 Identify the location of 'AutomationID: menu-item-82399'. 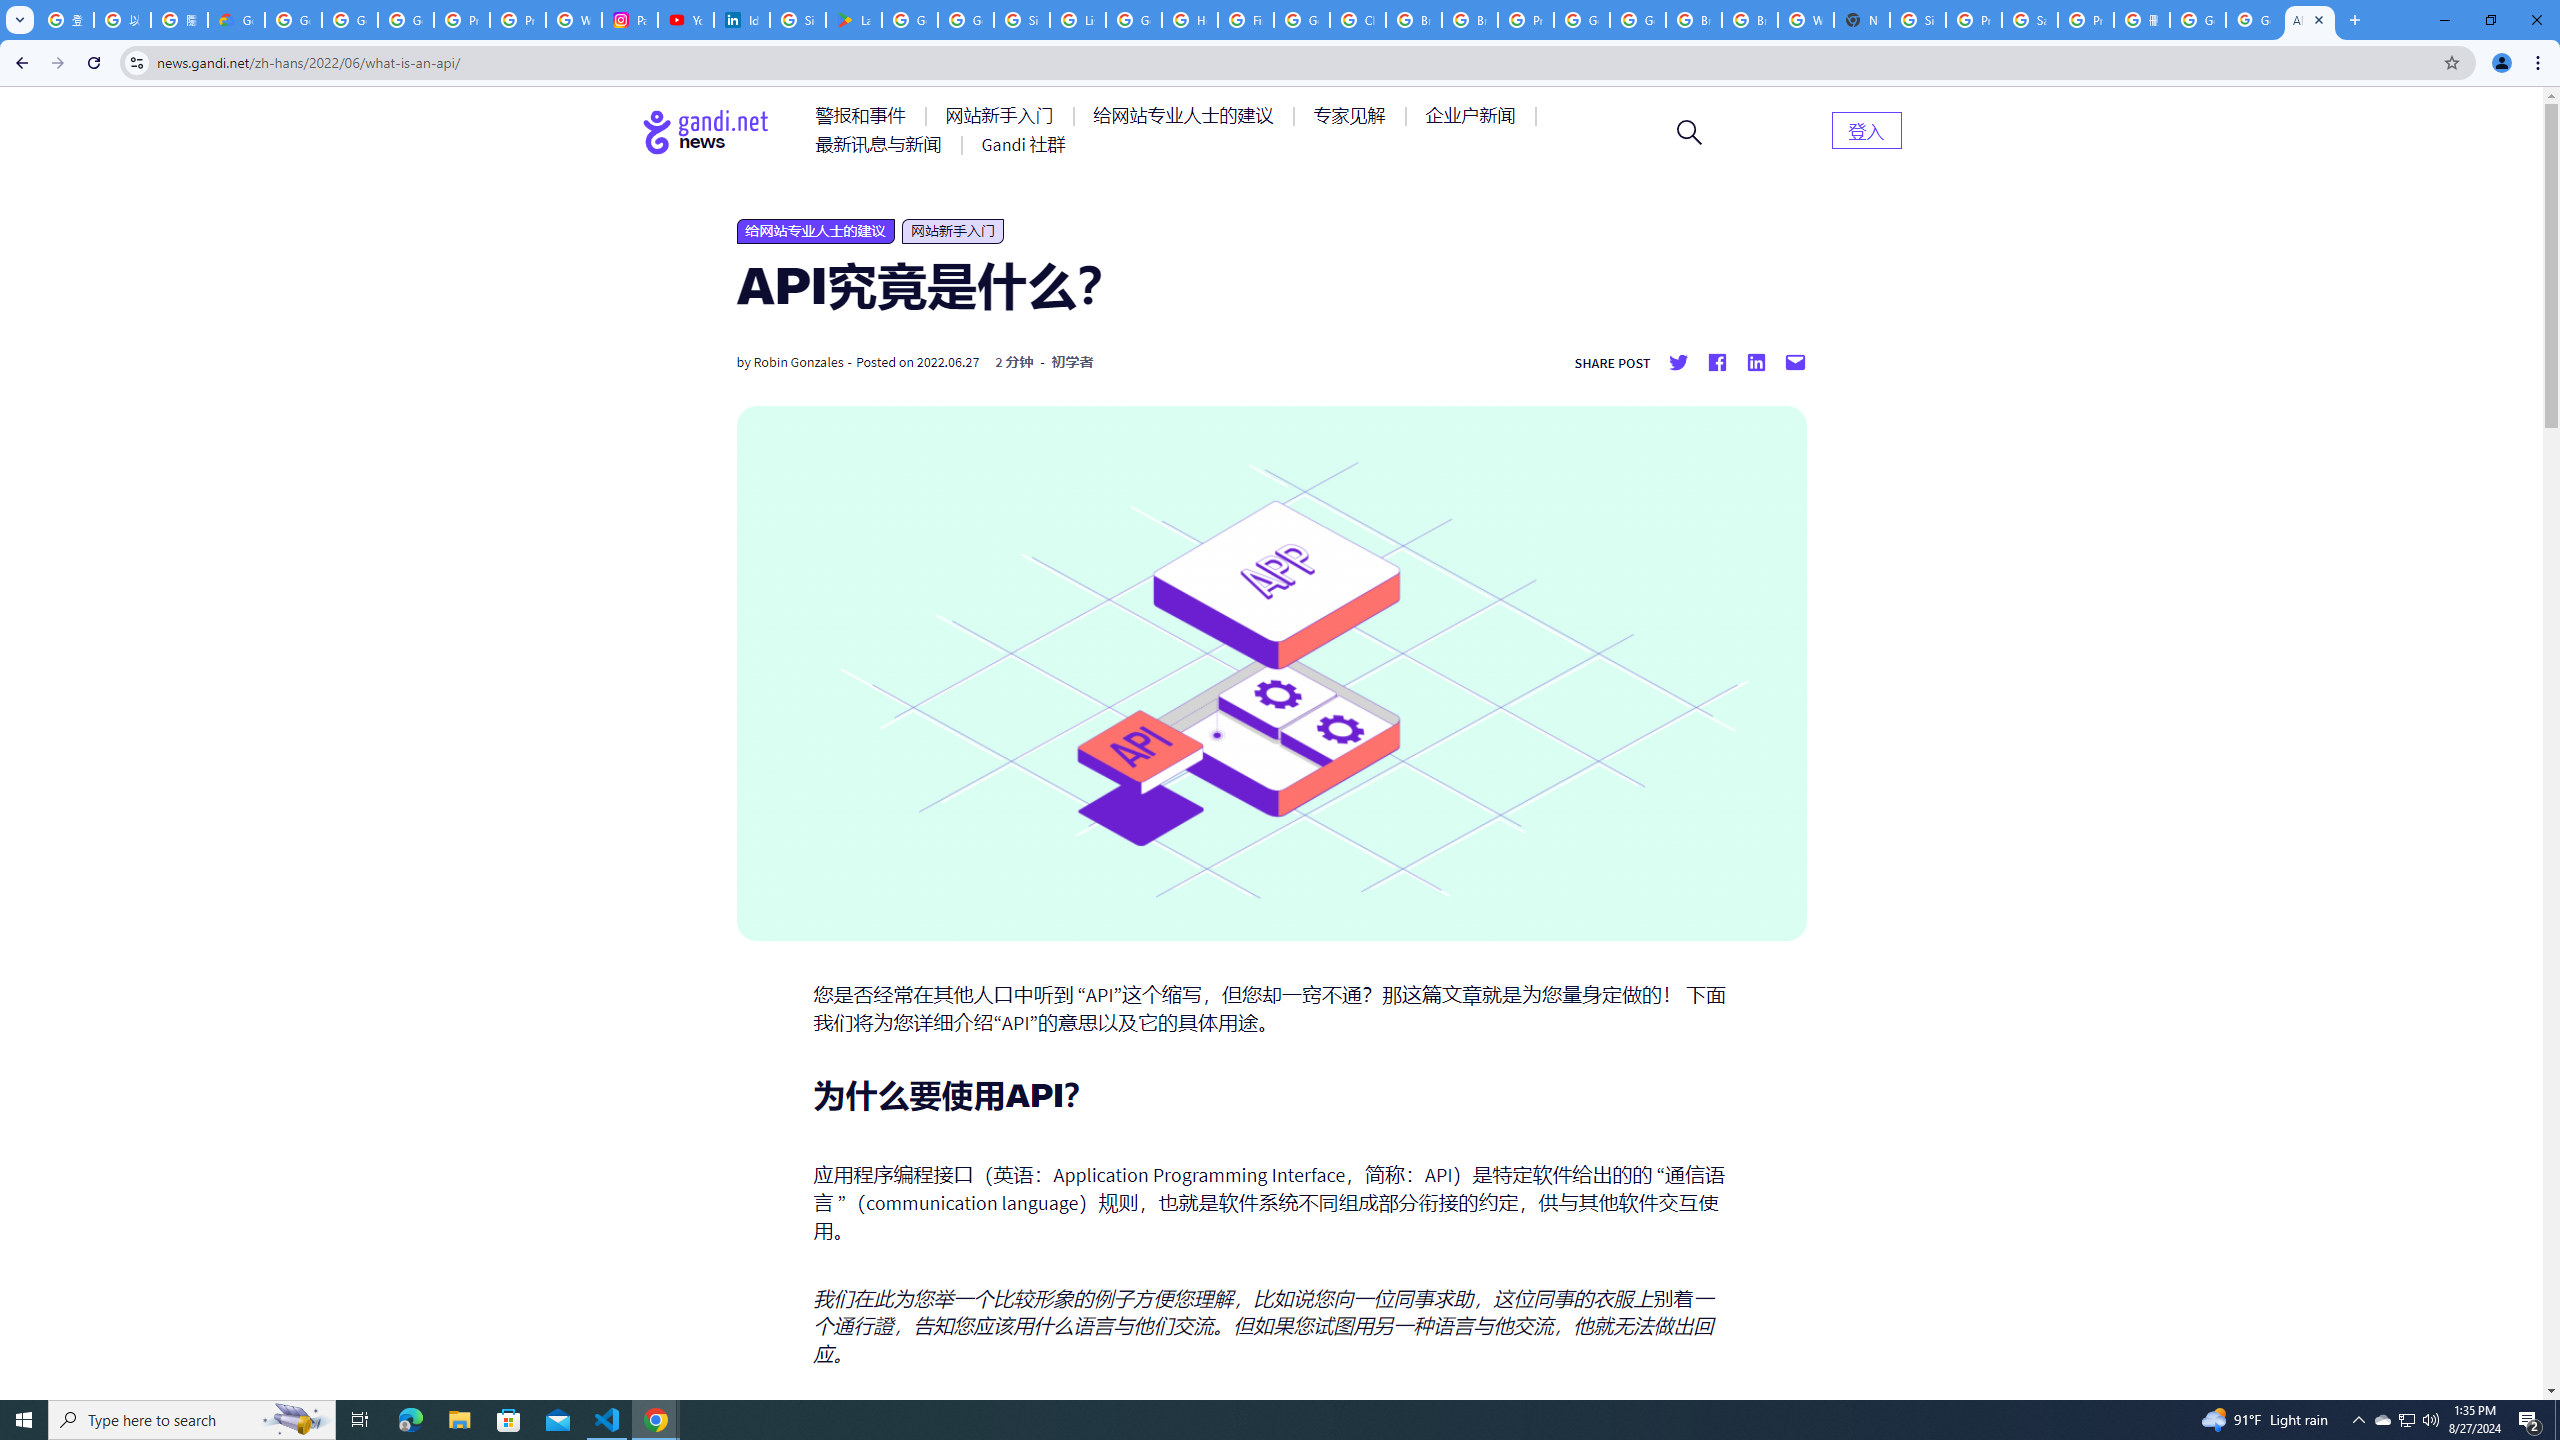
(1866, 129).